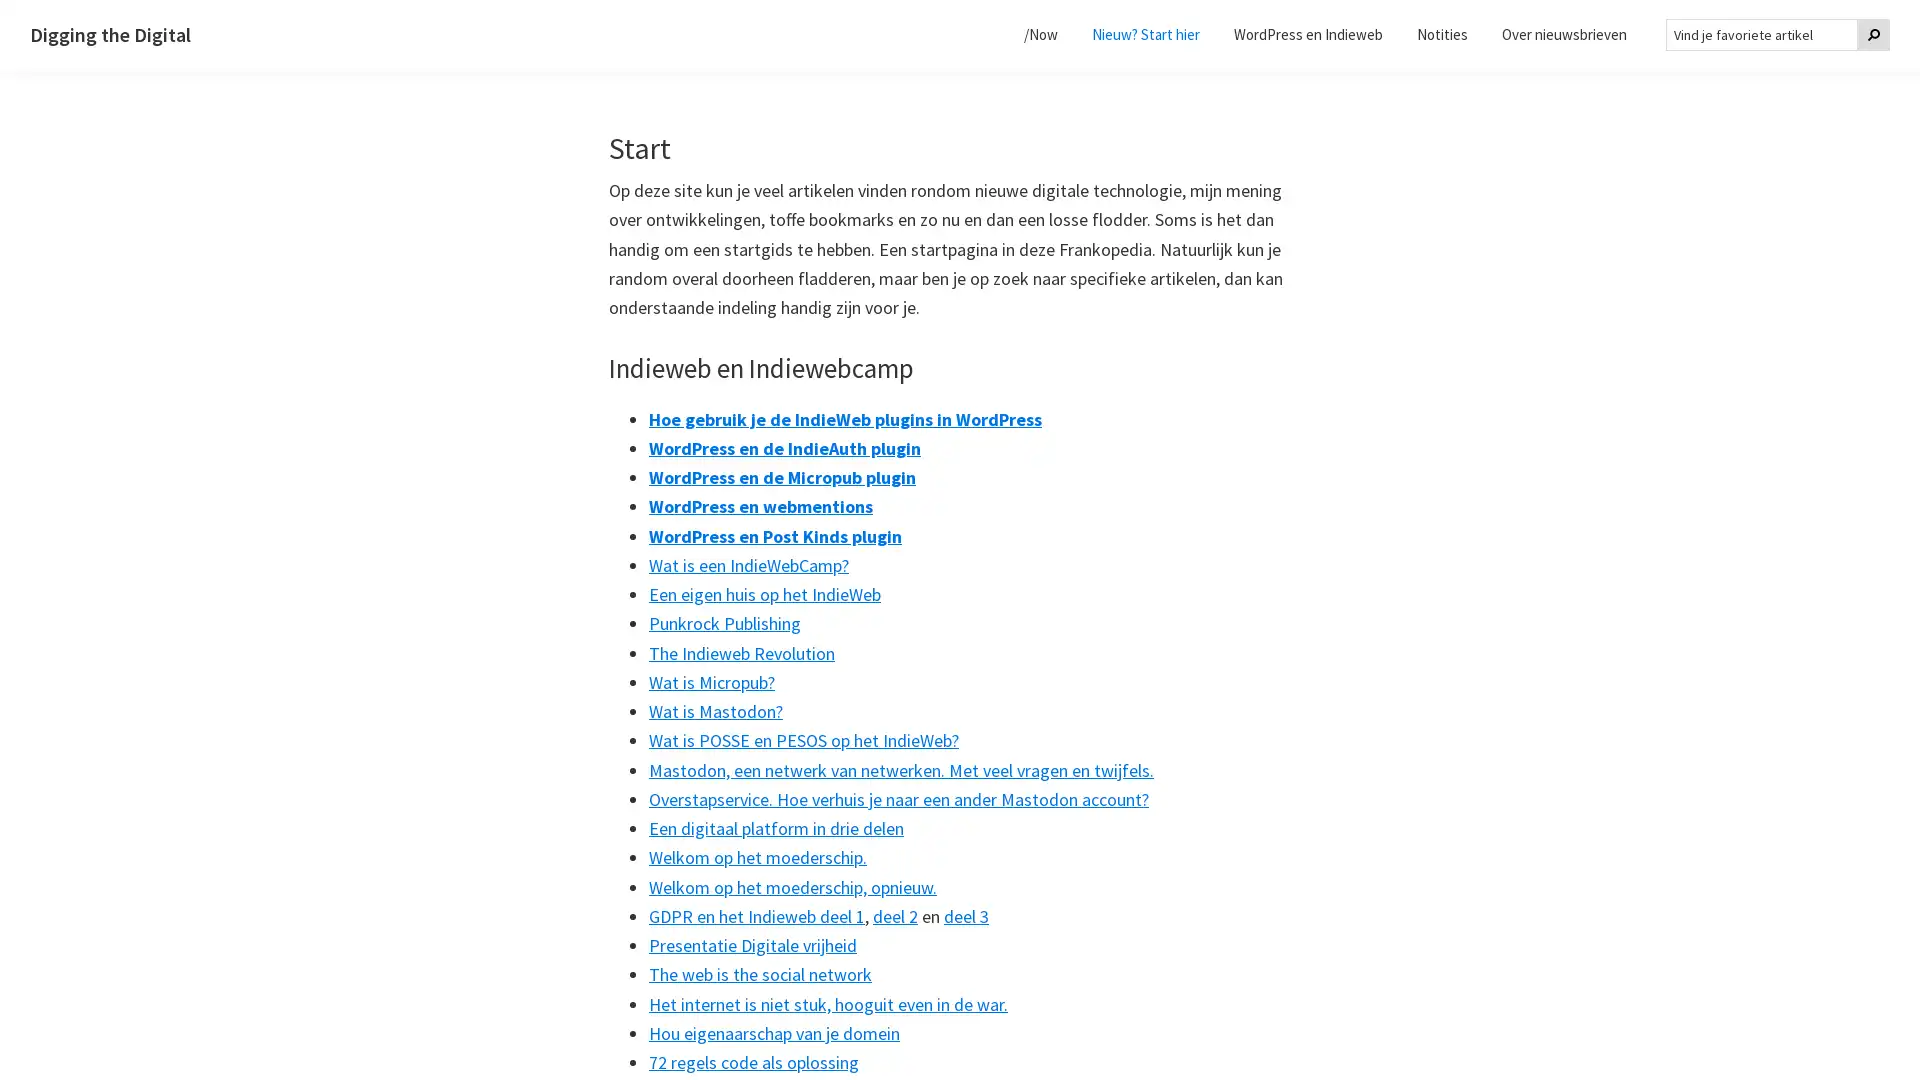  I want to click on Search, so click(1872, 34).